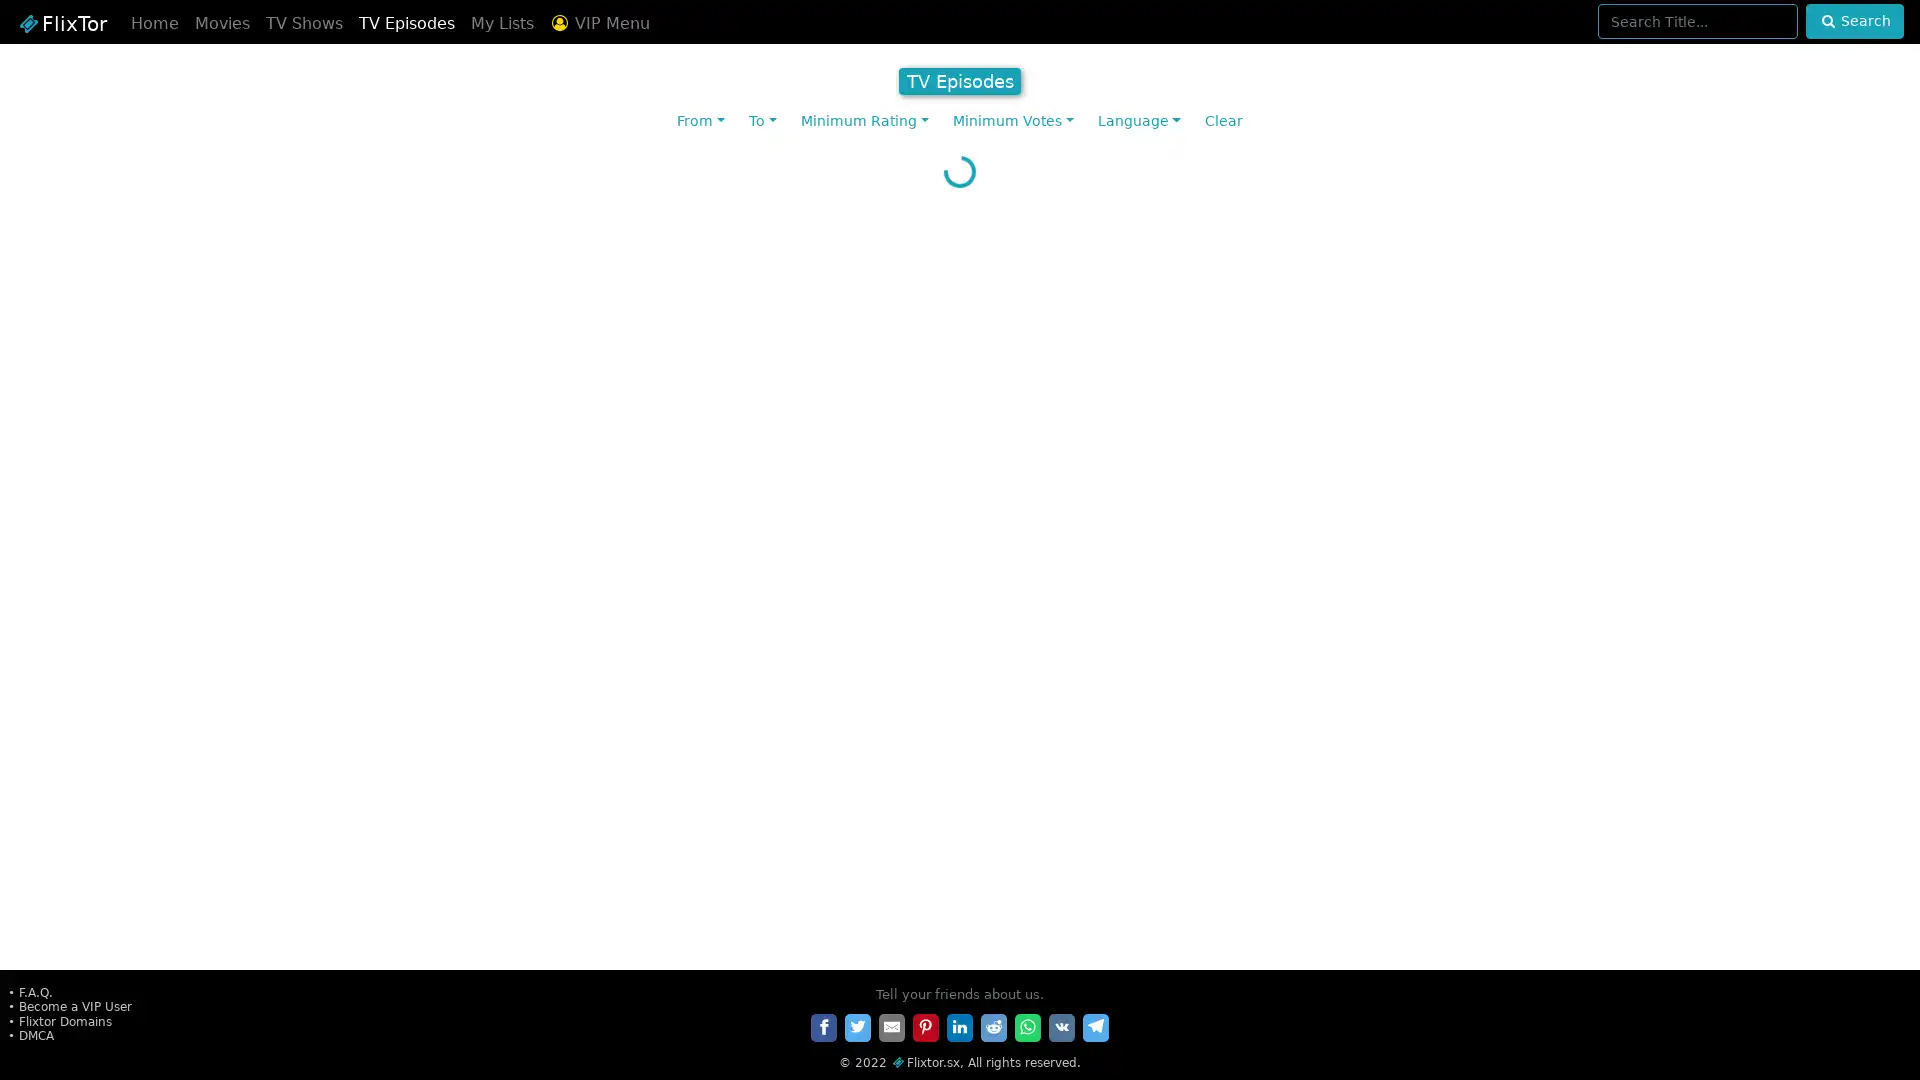 The height and width of the screenshot is (1080, 1920). What do you see at coordinates (616, 438) in the screenshot?
I see `Watch Now` at bounding box center [616, 438].